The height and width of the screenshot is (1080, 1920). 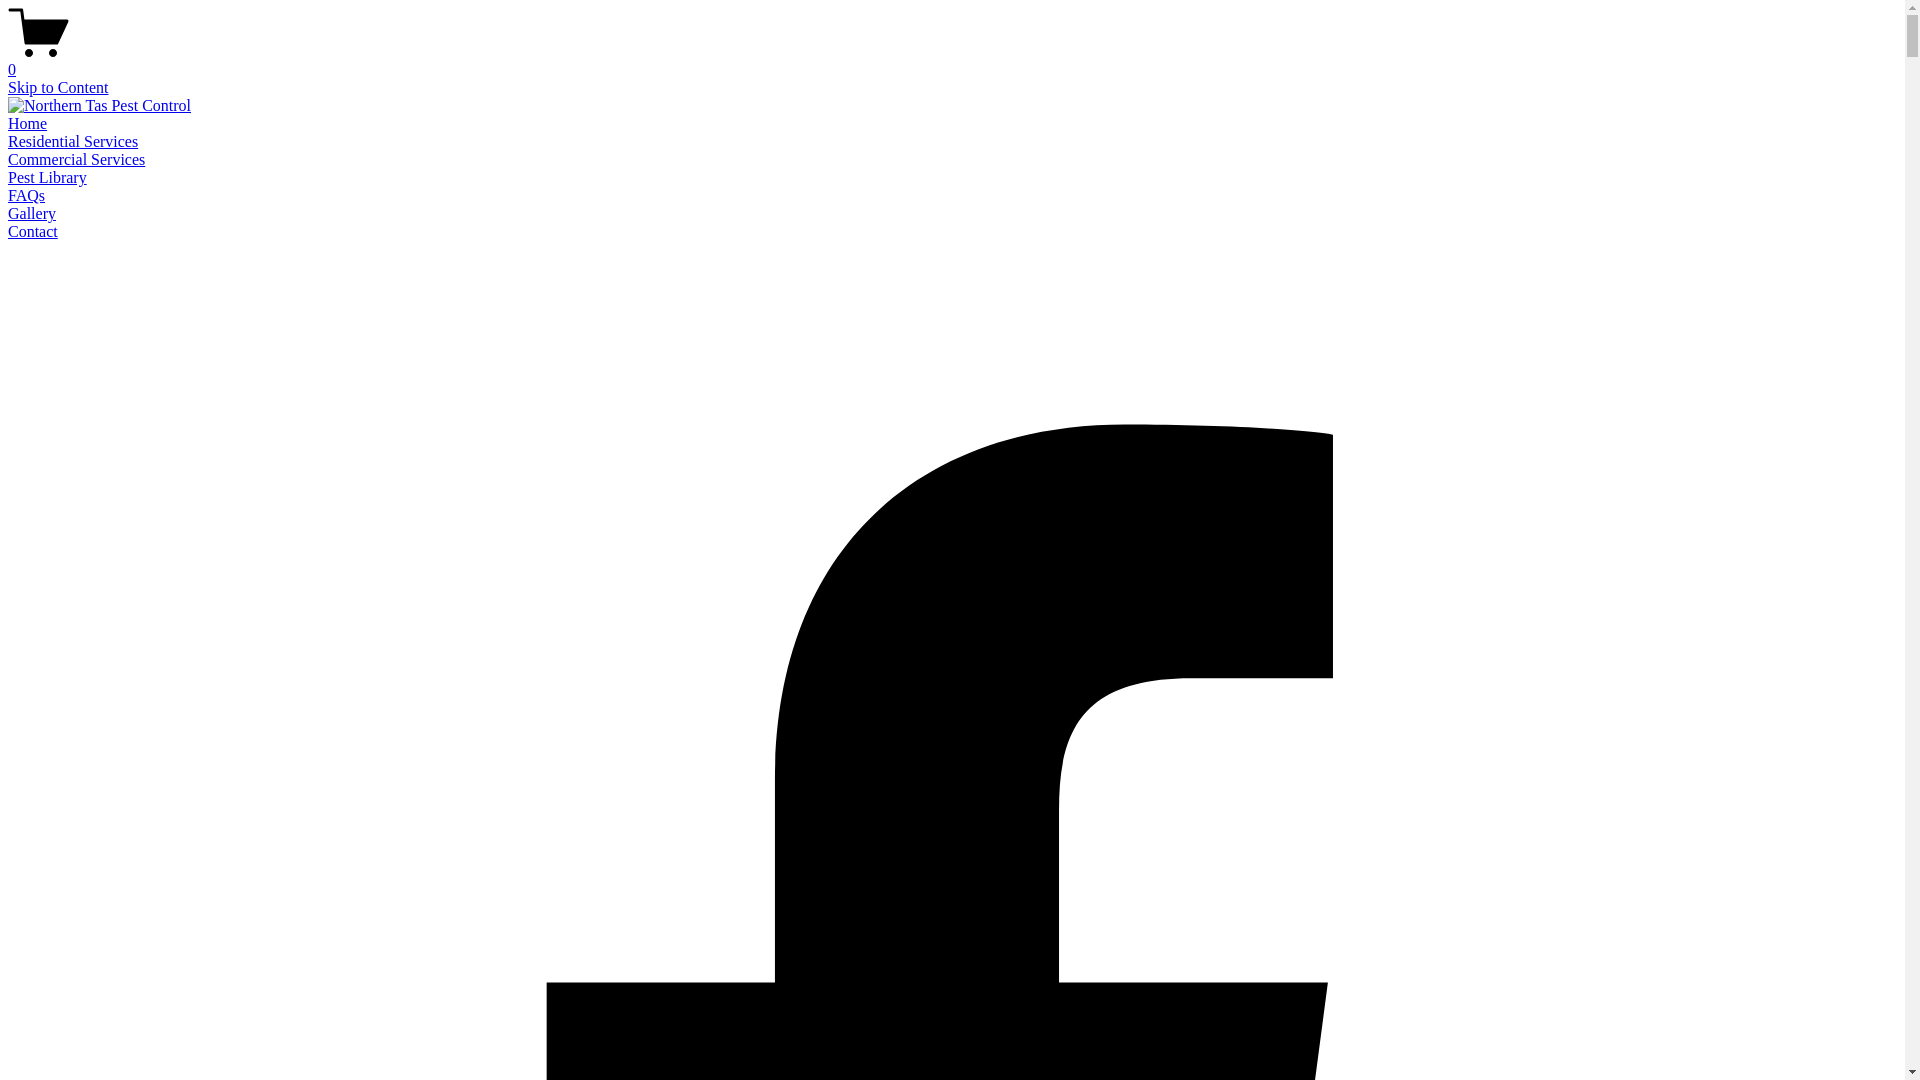 I want to click on 'Contact', so click(x=33, y=230).